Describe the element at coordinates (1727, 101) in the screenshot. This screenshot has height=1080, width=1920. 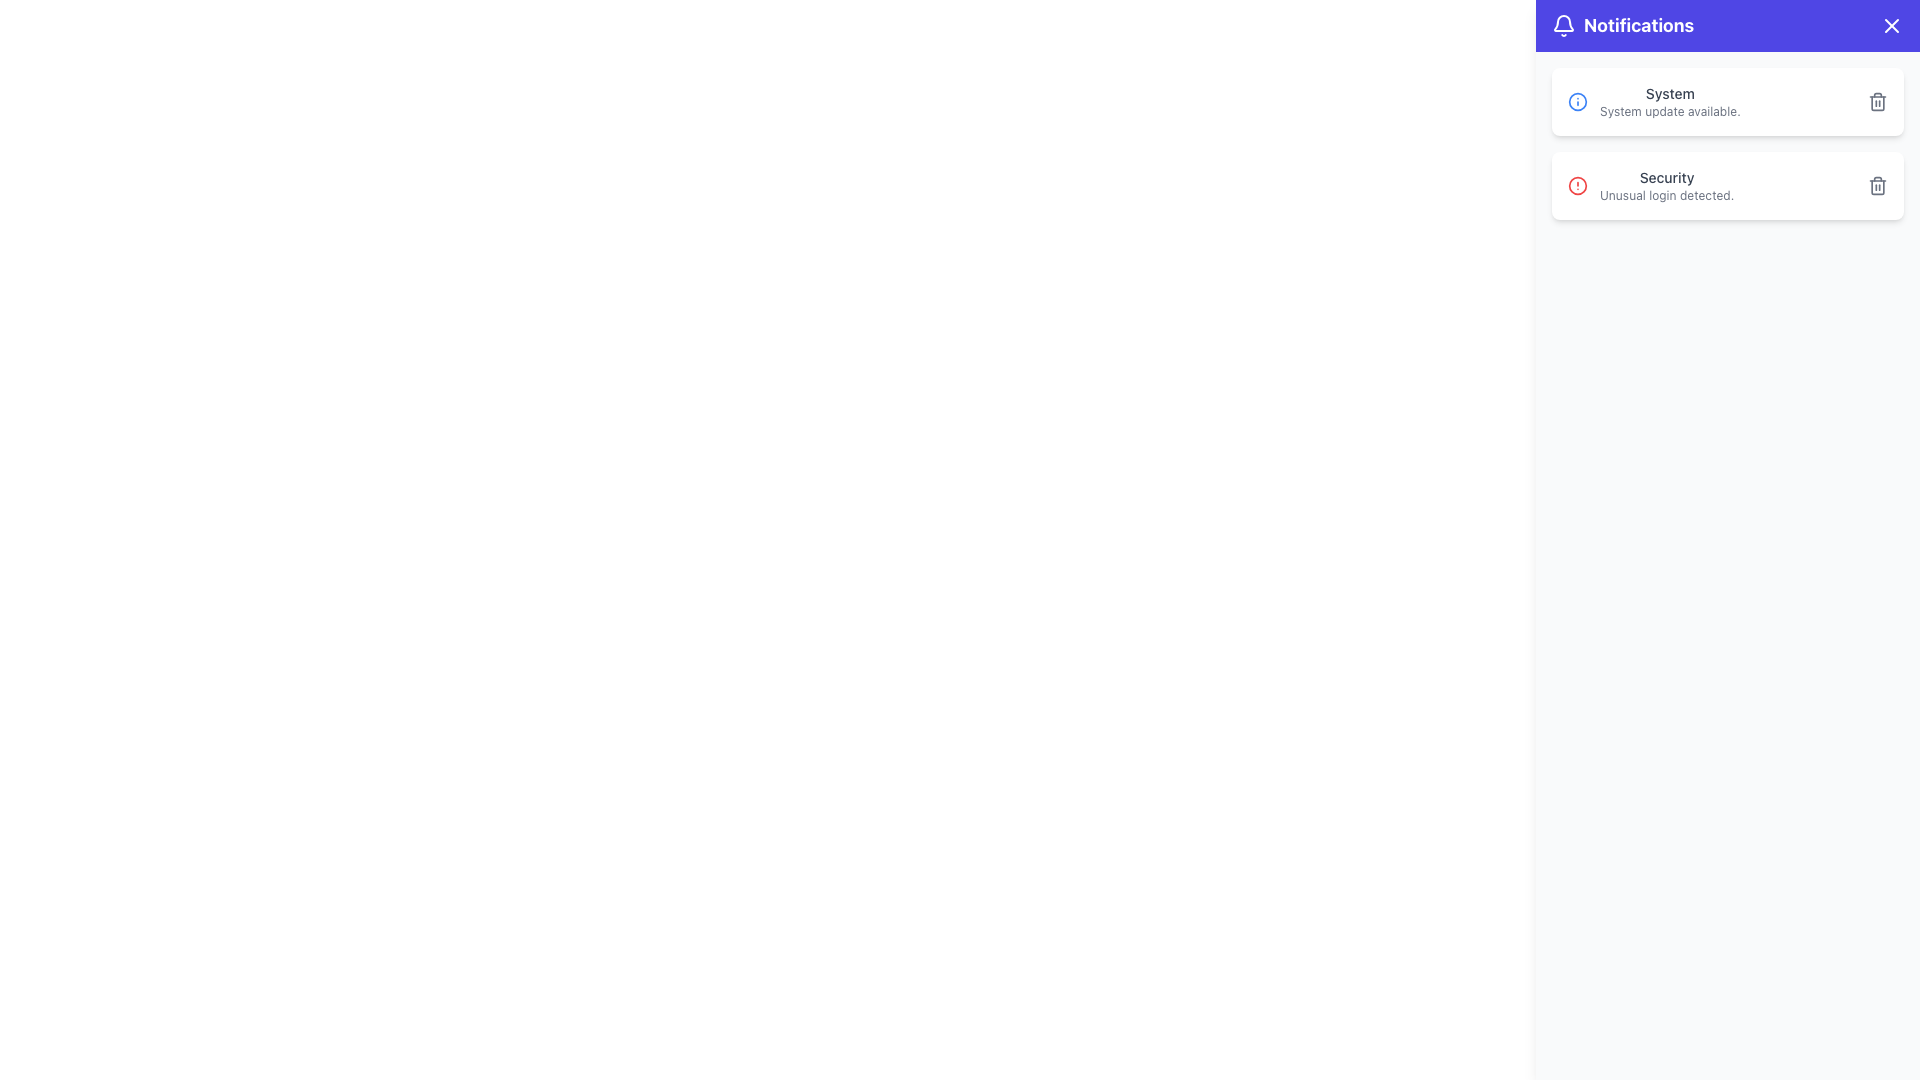
I see `the first notification card labeled 'System' in the list` at that location.